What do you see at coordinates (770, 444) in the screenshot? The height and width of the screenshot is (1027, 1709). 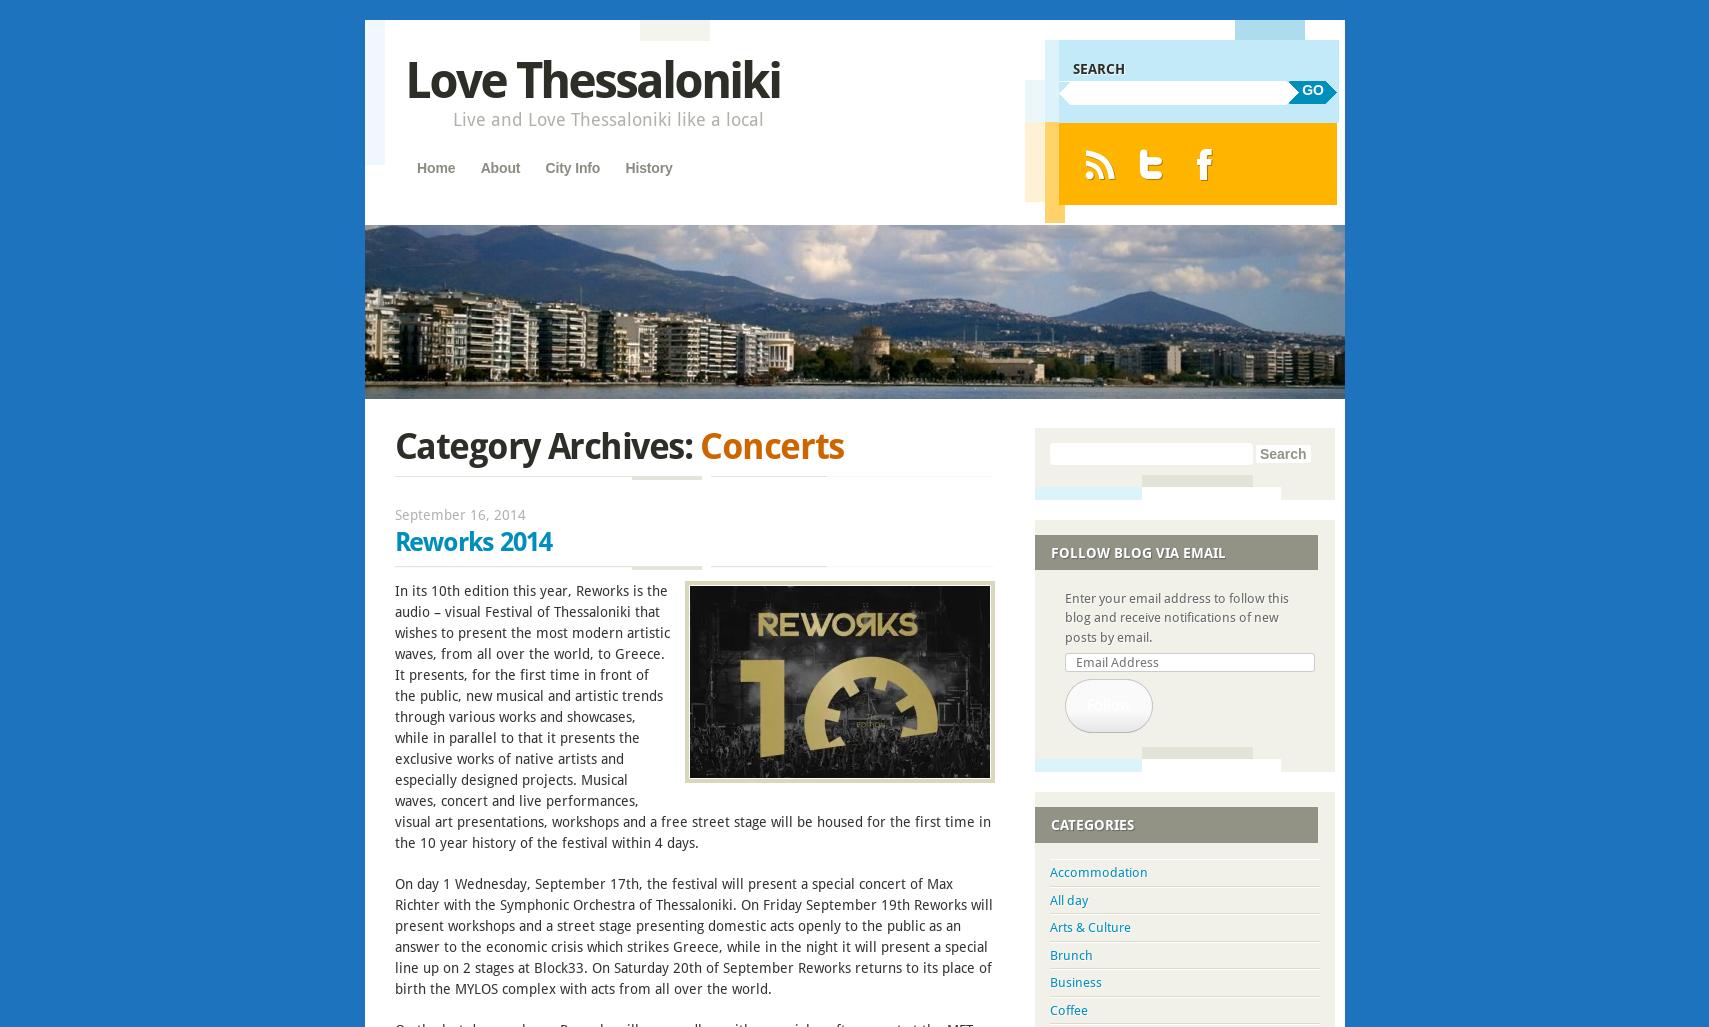 I see `'Concerts'` at bounding box center [770, 444].